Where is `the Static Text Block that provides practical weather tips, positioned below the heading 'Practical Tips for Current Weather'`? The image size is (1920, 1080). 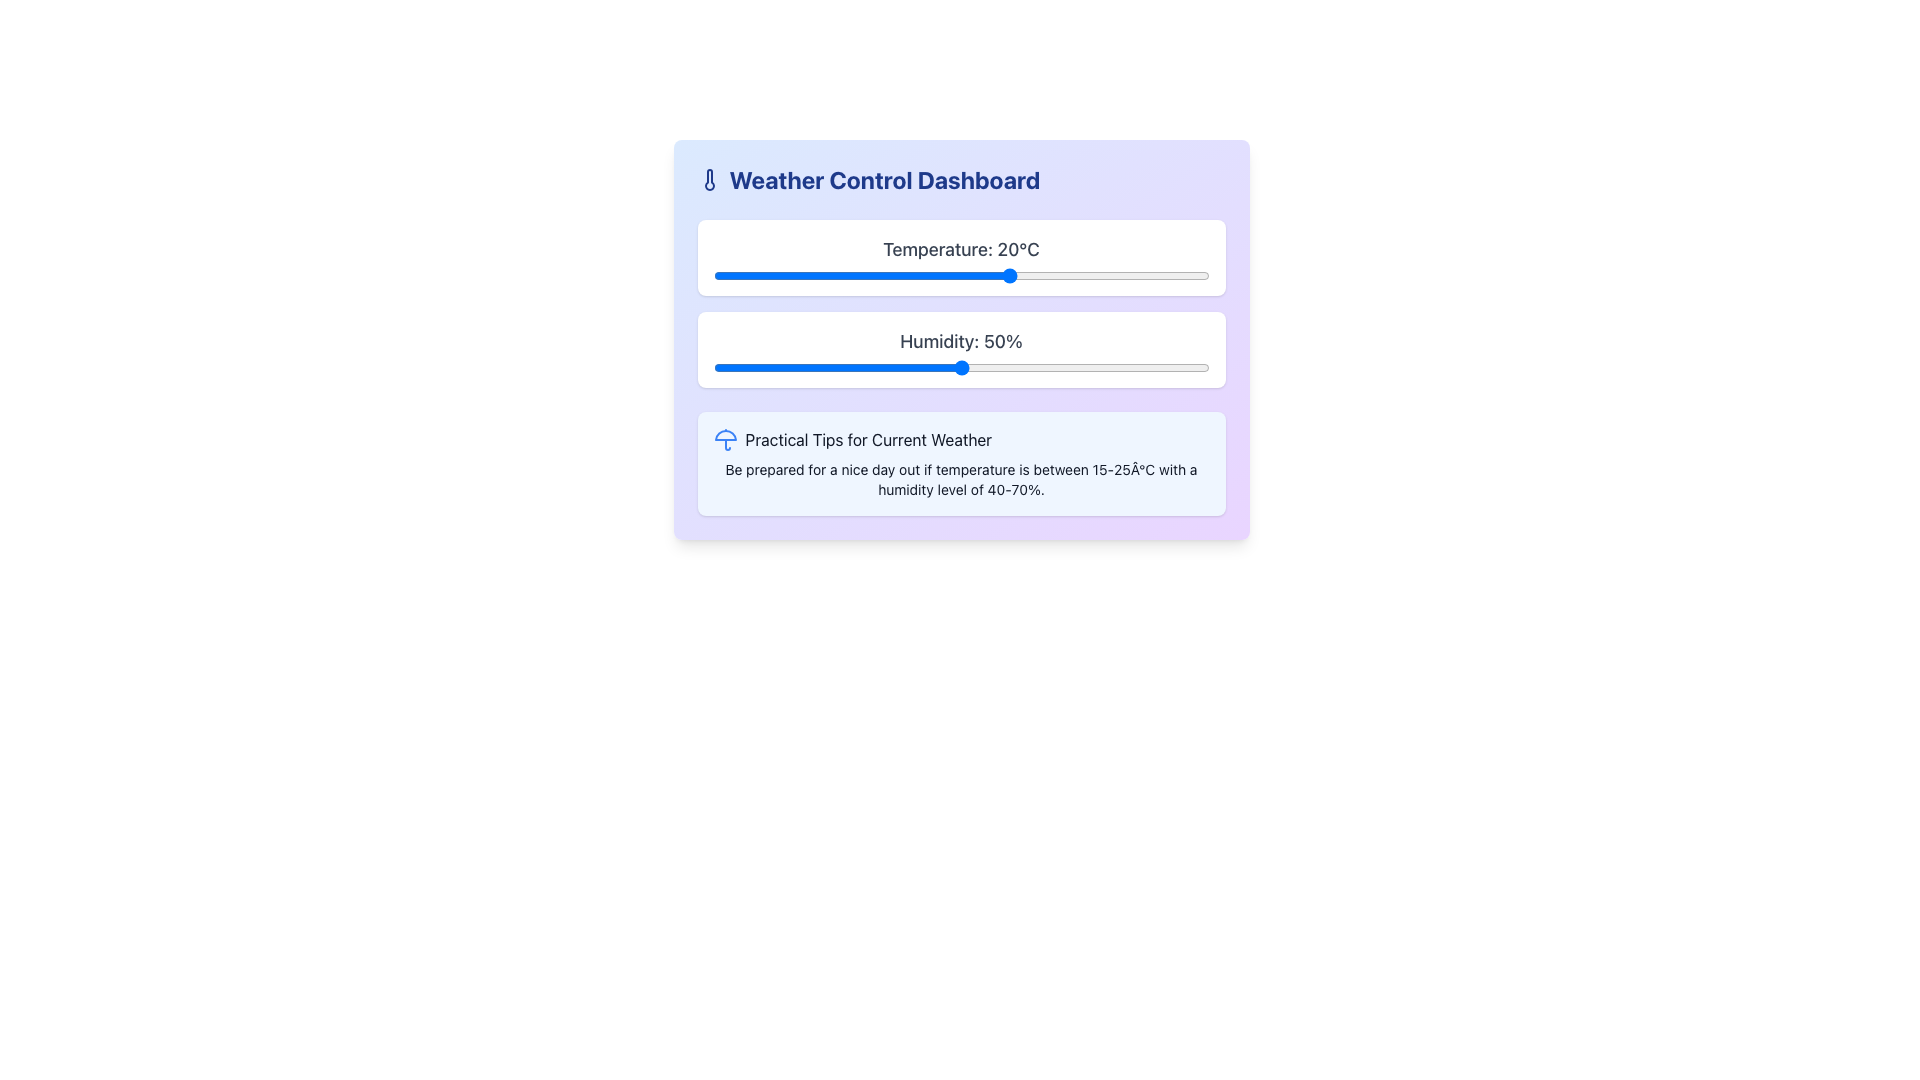 the Static Text Block that provides practical weather tips, positioned below the heading 'Practical Tips for Current Weather' is located at coordinates (961, 479).